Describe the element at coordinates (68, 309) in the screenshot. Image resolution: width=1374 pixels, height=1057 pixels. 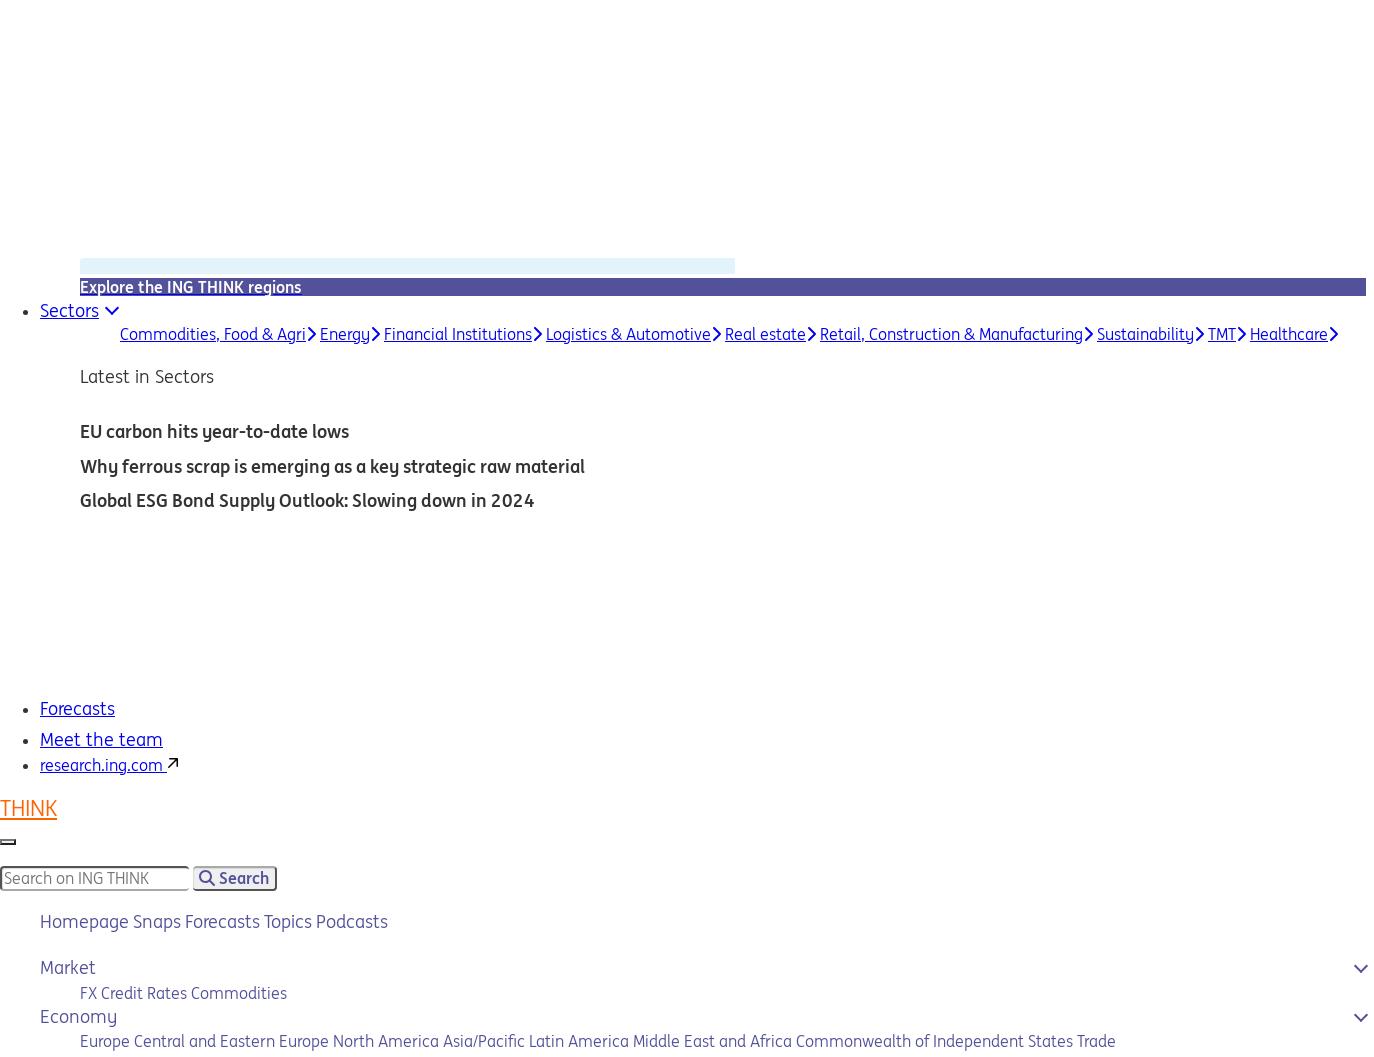
I see `'Sectors'` at that location.